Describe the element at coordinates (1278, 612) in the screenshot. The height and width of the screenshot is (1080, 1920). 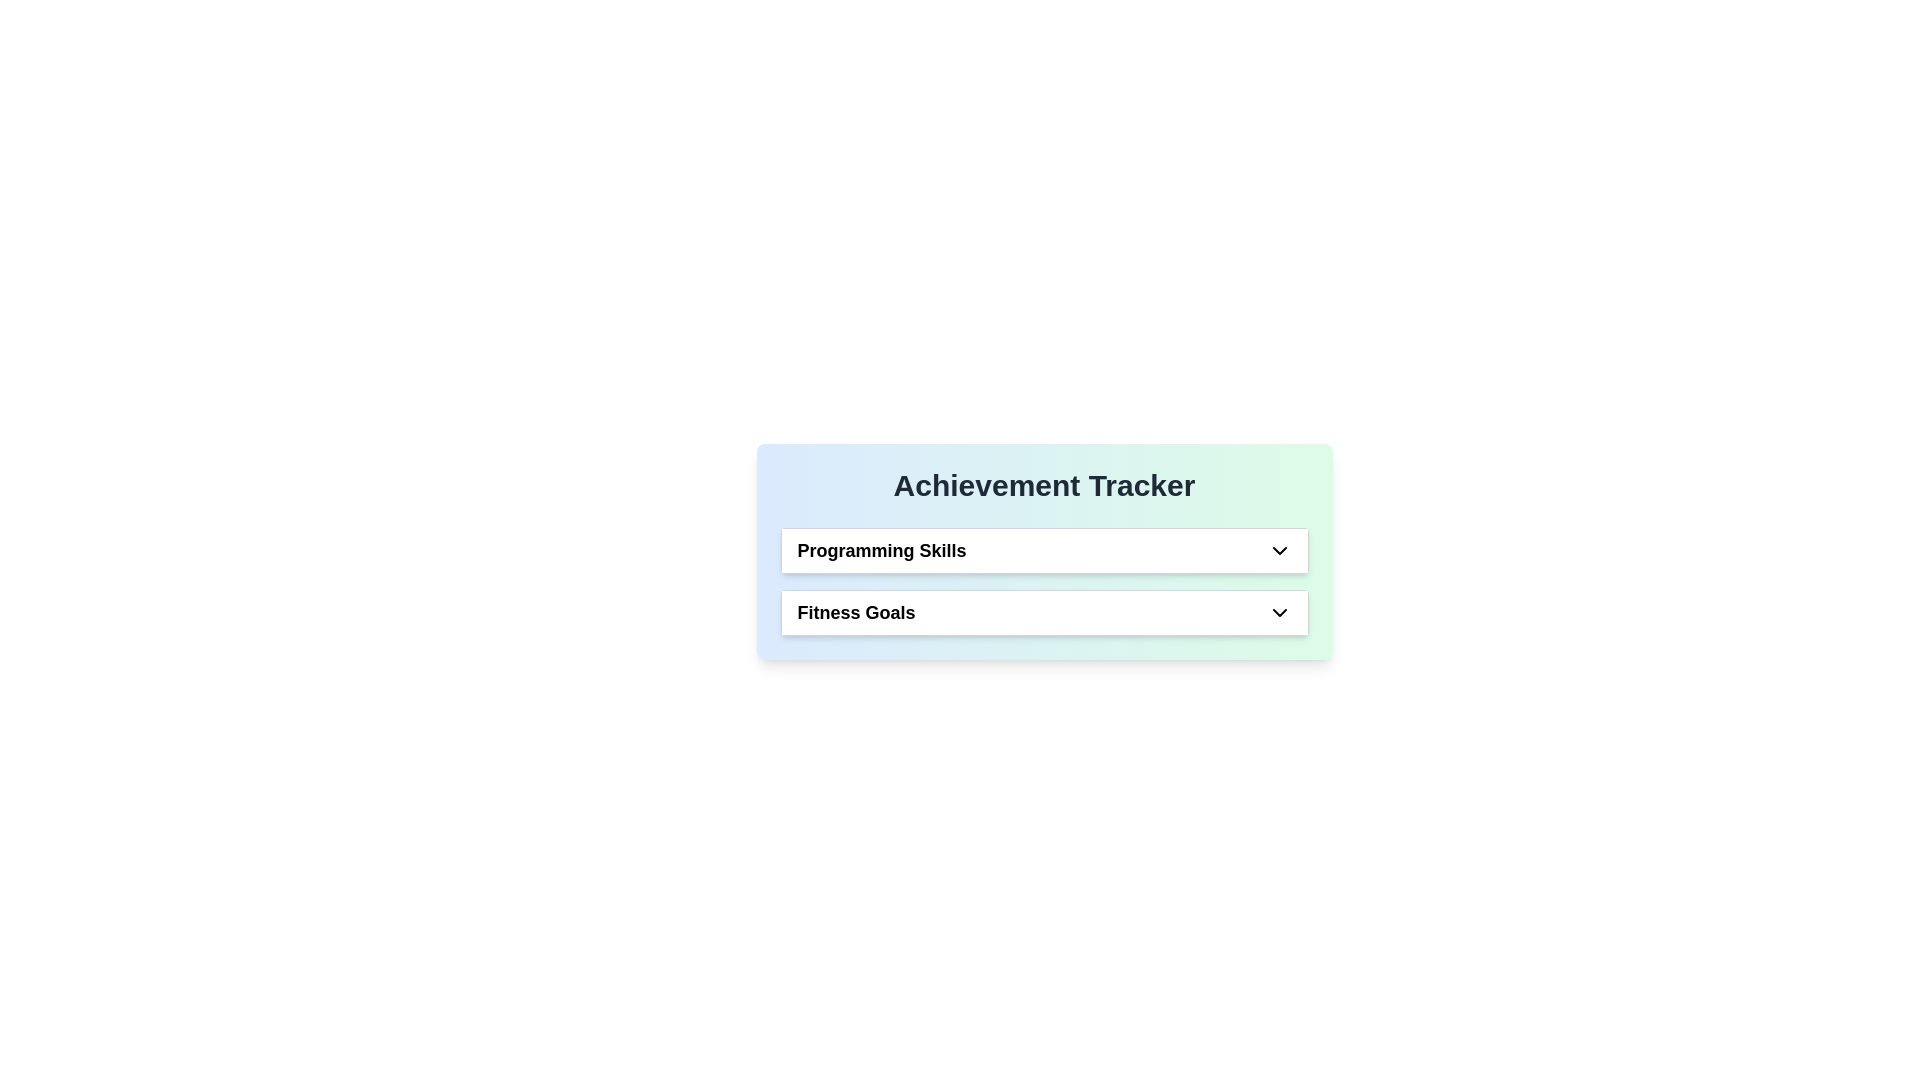
I see `the dropdown button for Fitness Goals to expand it` at that location.